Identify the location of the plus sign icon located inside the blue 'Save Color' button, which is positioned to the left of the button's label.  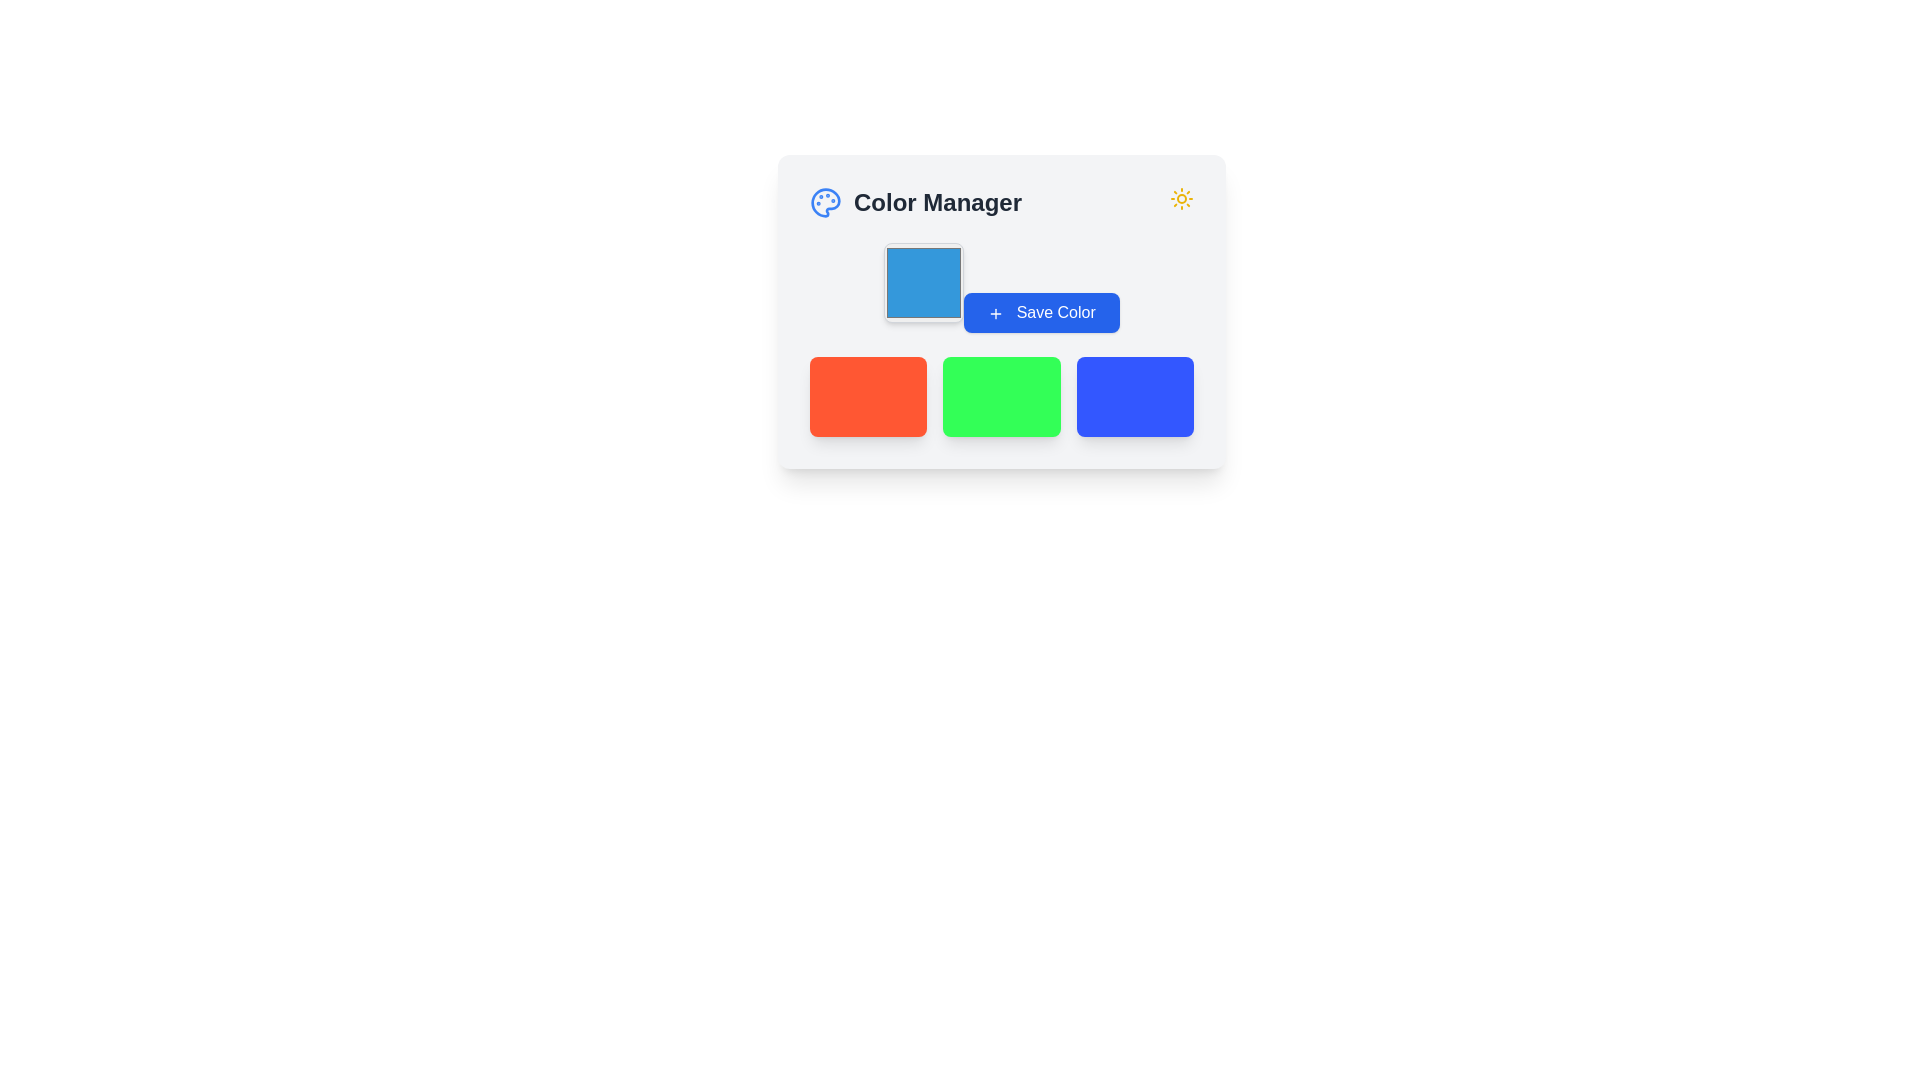
(996, 313).